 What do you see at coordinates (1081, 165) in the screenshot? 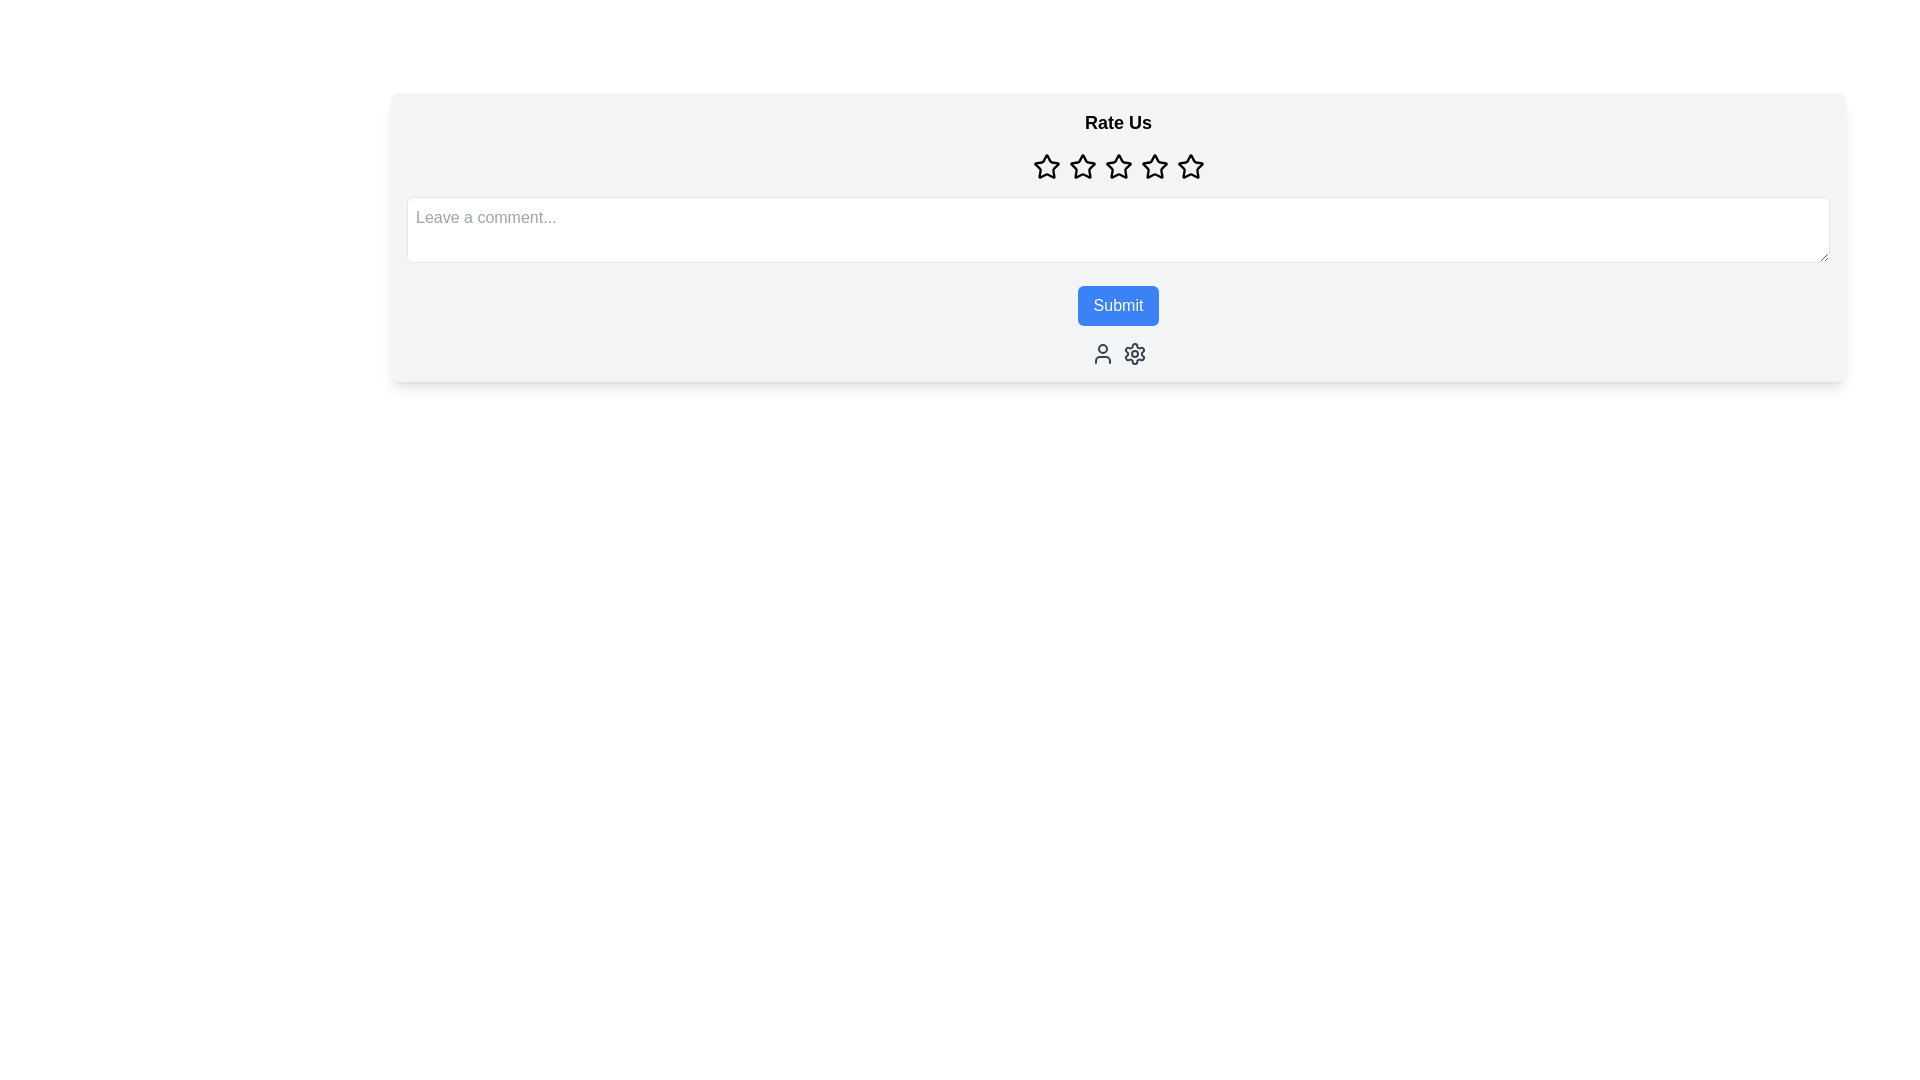
I see `the second star icon in the horizontal rating mechanism to provide a rating` at bounding box center [1081, 165].